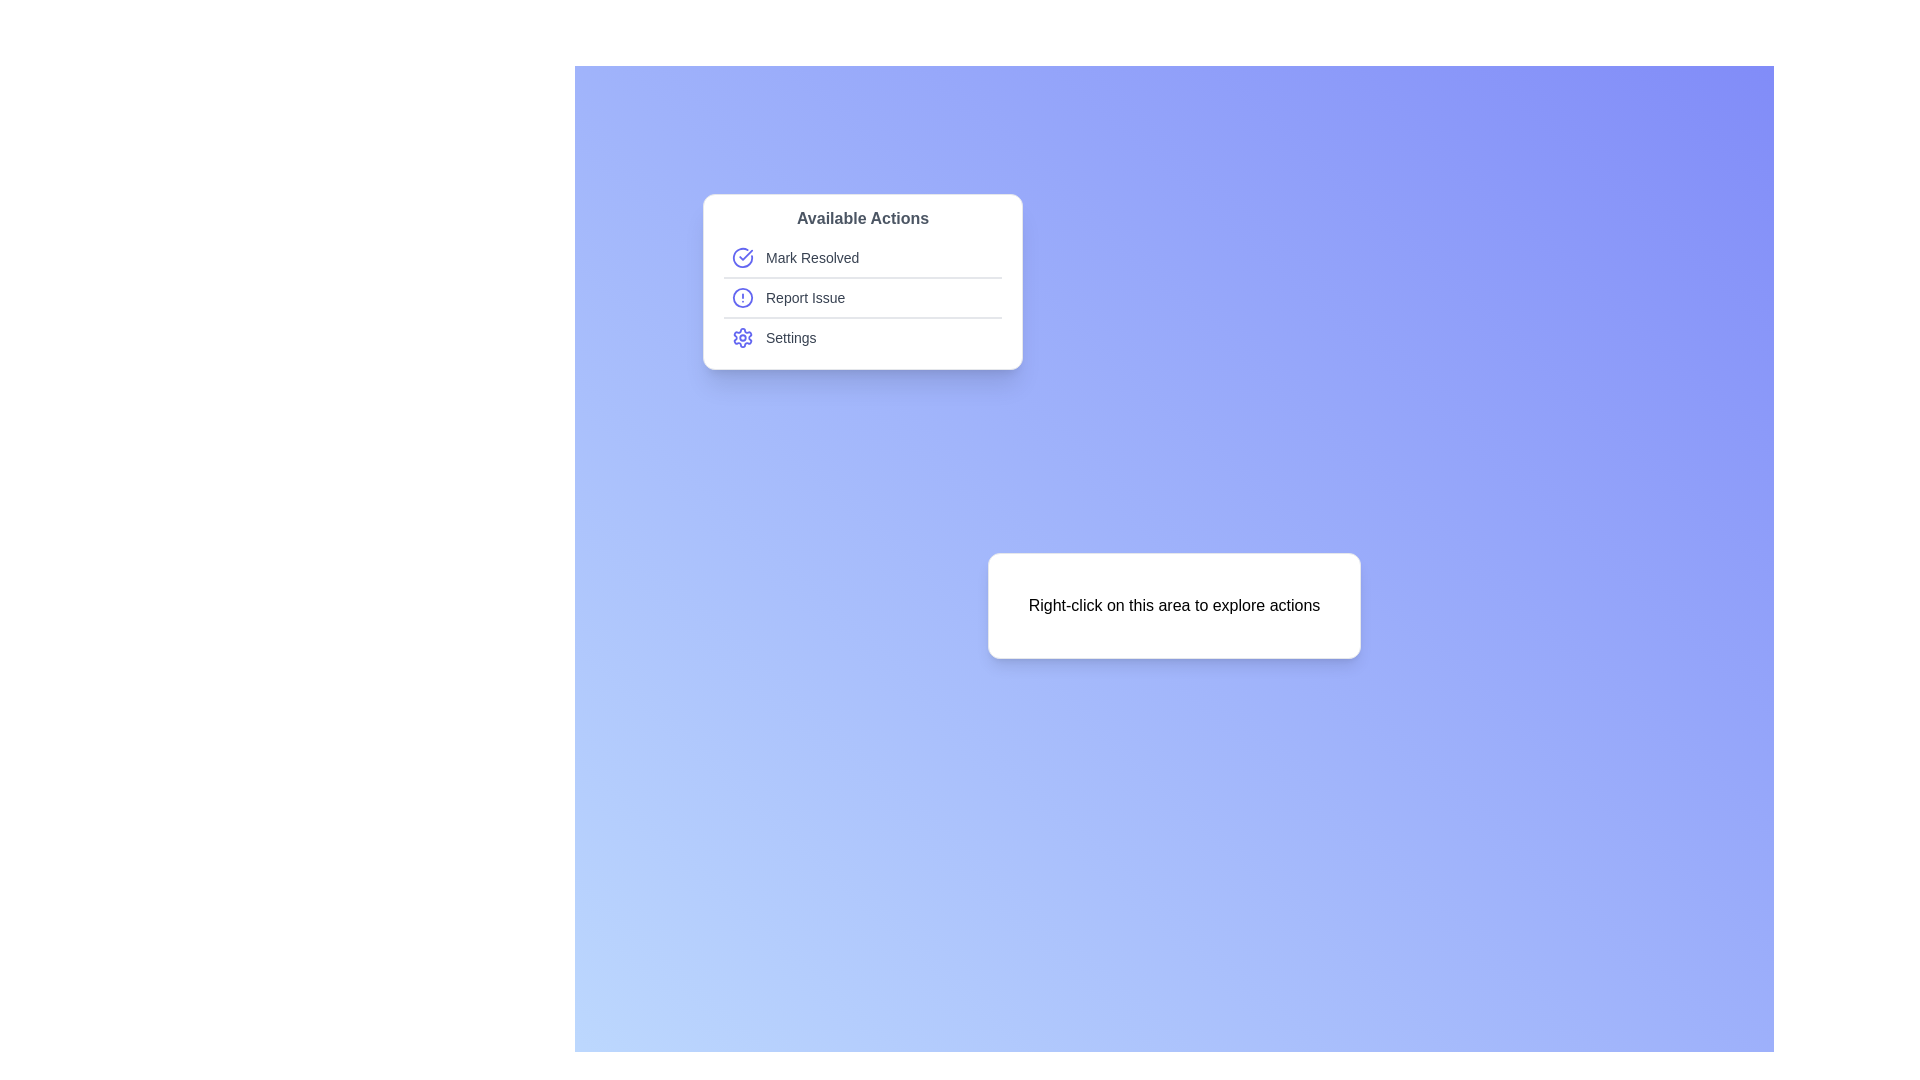  Describe the element at coordinates (863, 257) in the screenshot. I see `the 'Mark Resolved' option in the context menu` at that location.